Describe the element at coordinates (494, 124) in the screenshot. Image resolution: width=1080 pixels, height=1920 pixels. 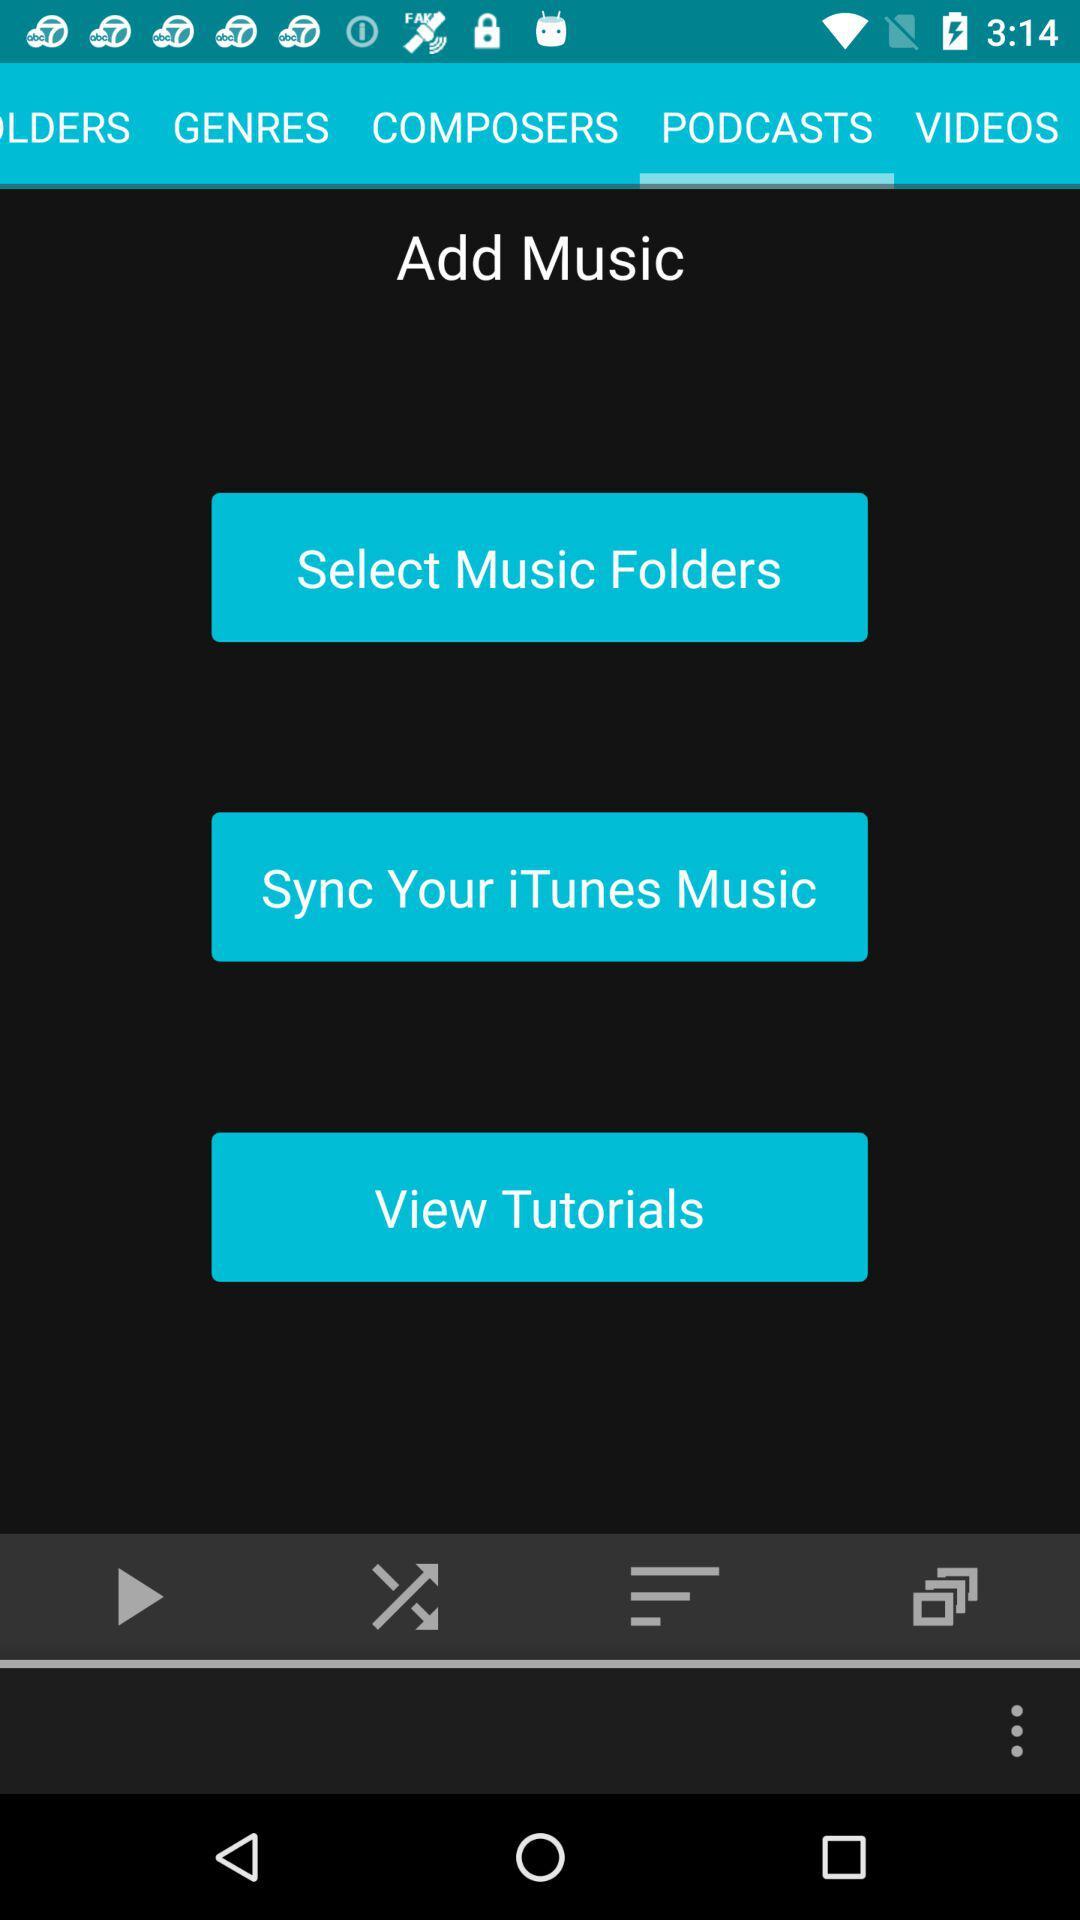
I see `the composers button beside genres` at that location.